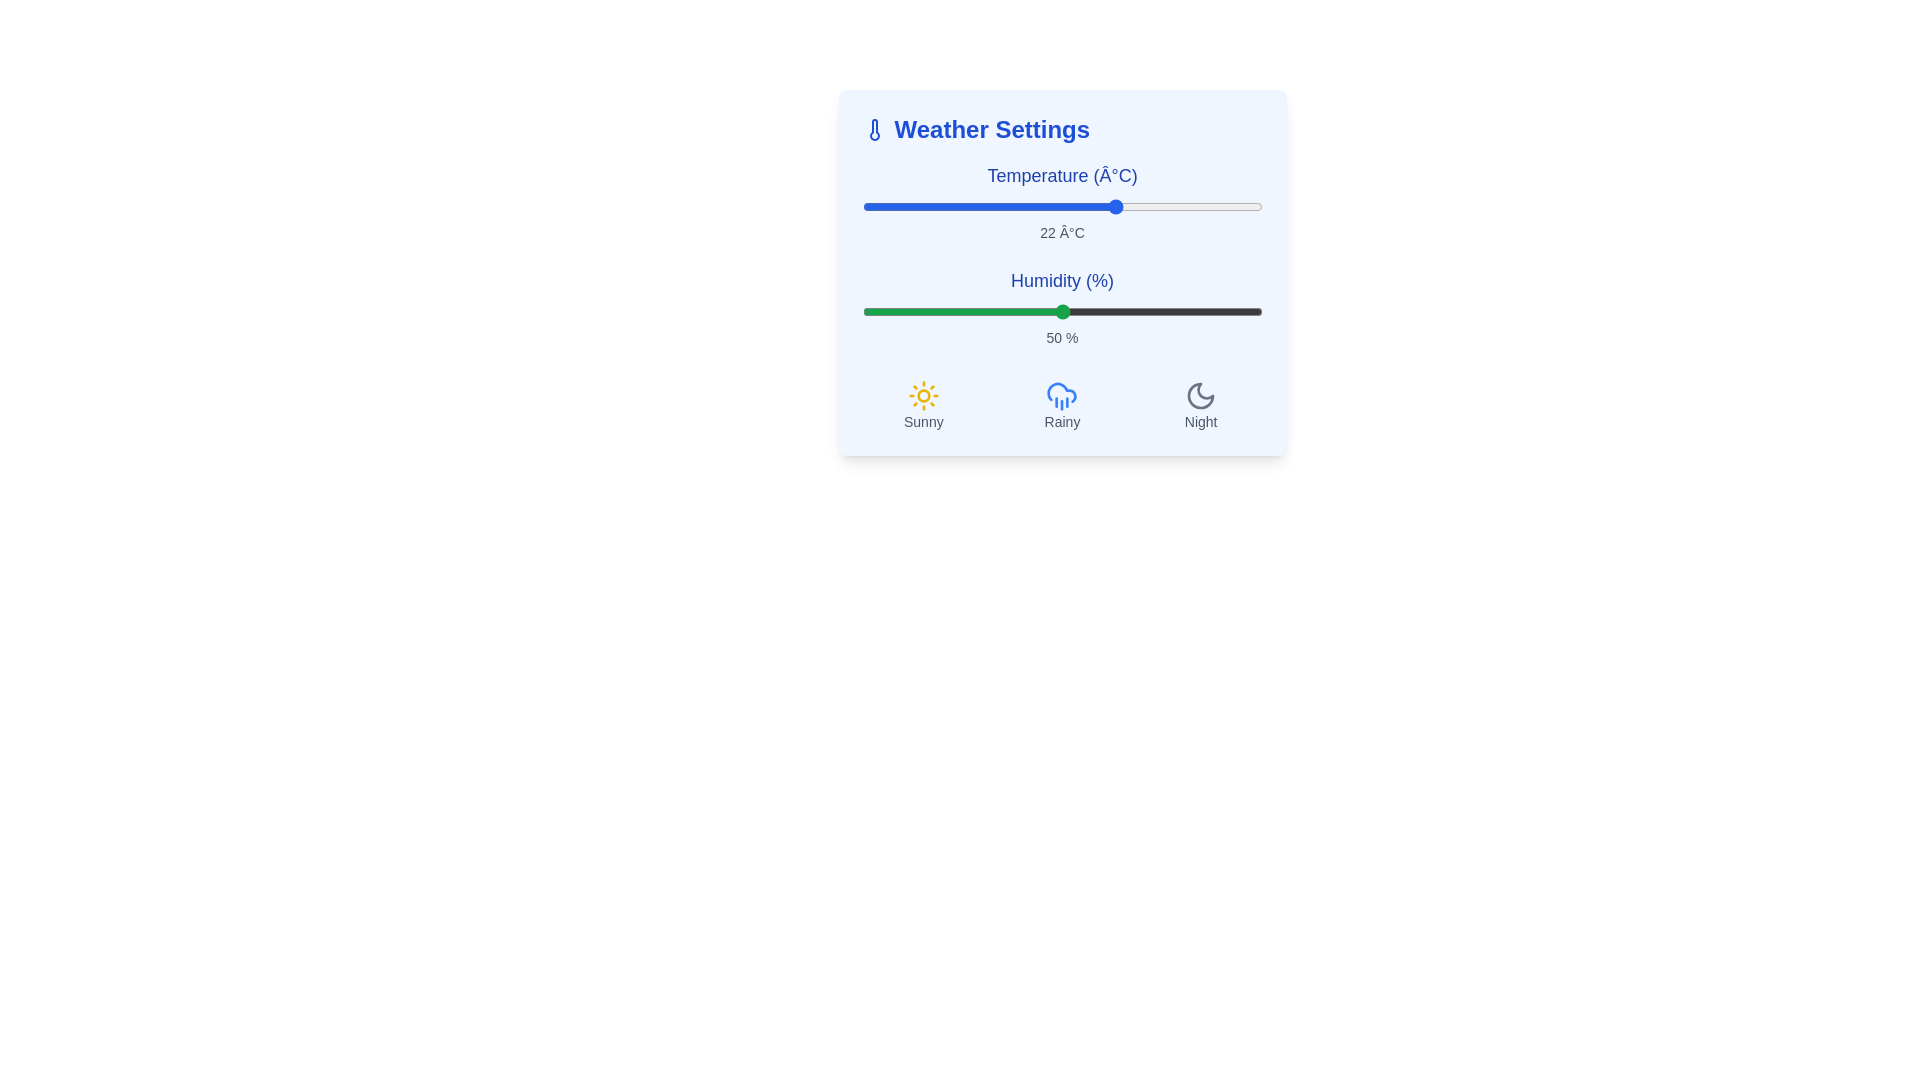  Describe the element at coordinates (1061, 312) in the screenshot. I see `the slider handle located below the 'Humidity (%)' label and above the text '50 %' within the 'Weather Settings' card` at that location.